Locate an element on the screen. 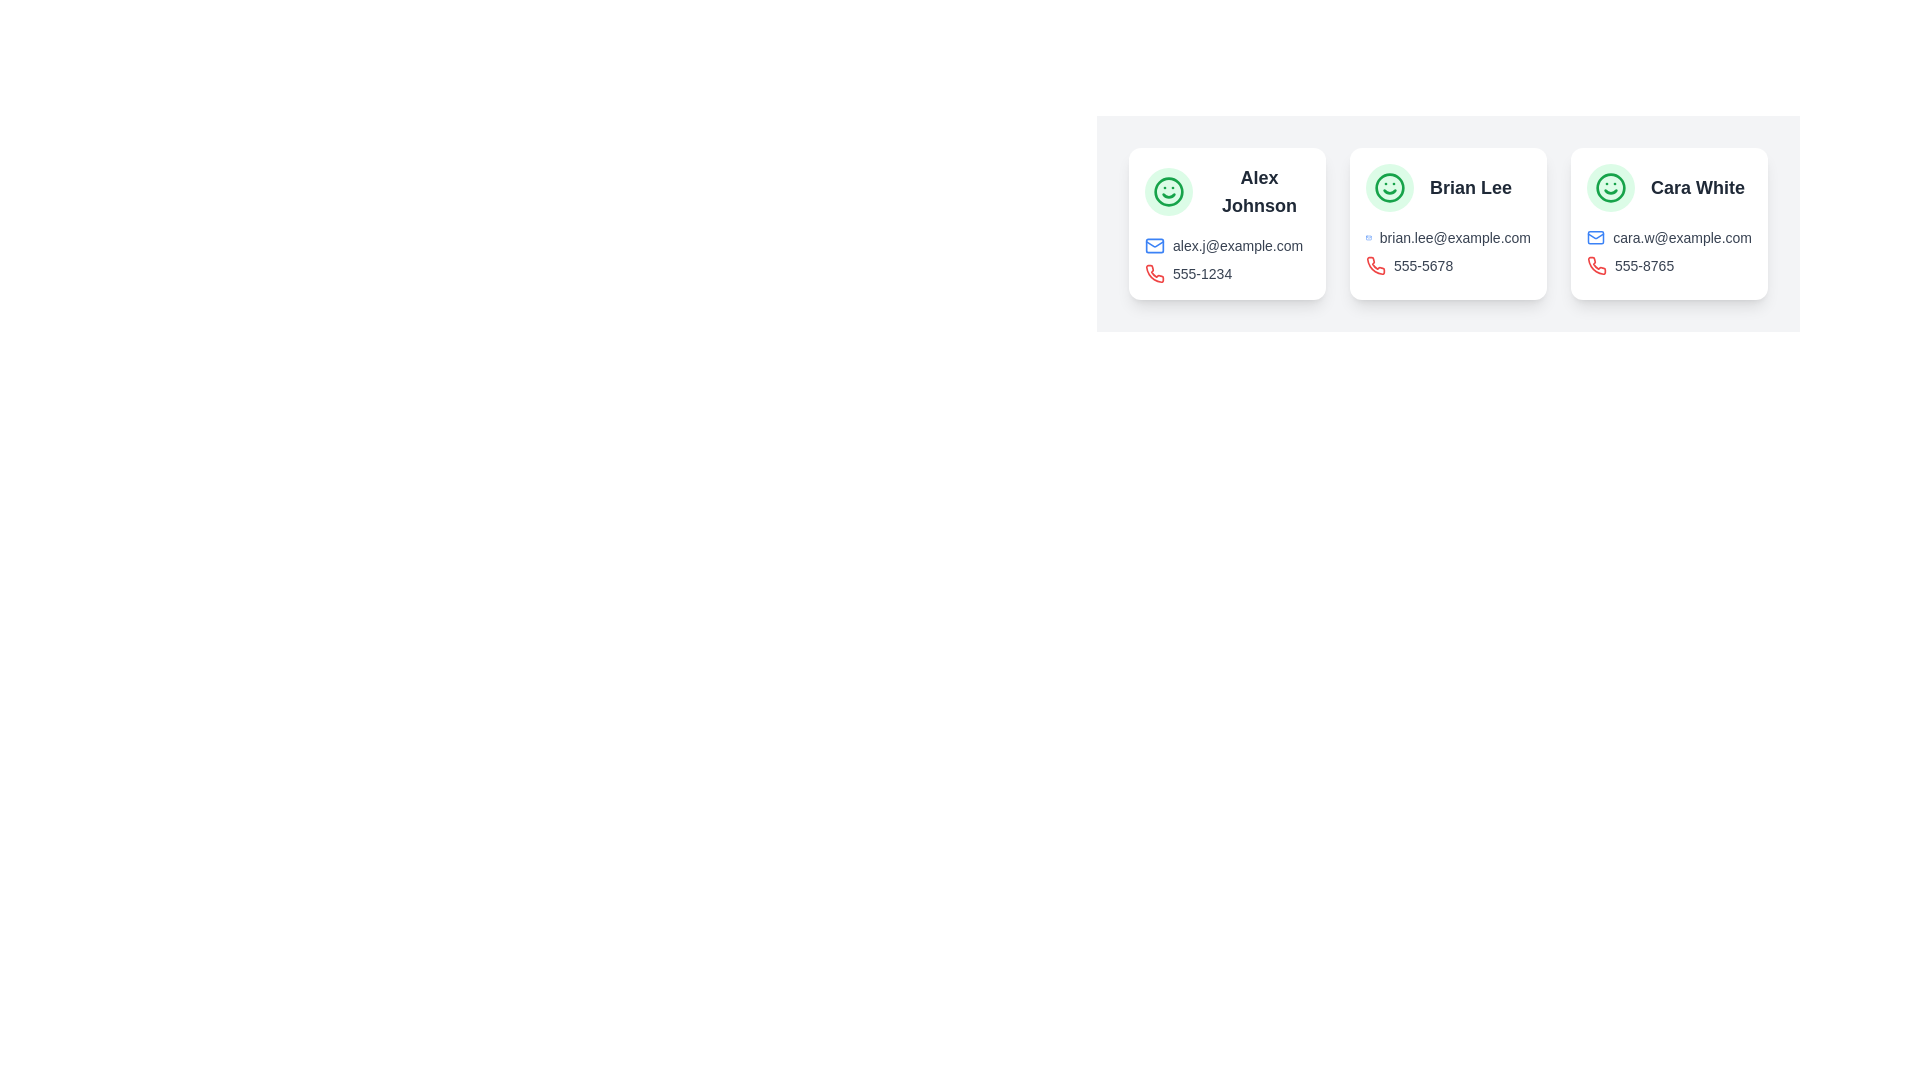 This screenshot has height=1080, width=1920. the happiness icon located in the top-left corner of the 'Cara White' card, which is the third card in a horizontal arrangement of styled cards is located at coordinates (1611, 188).